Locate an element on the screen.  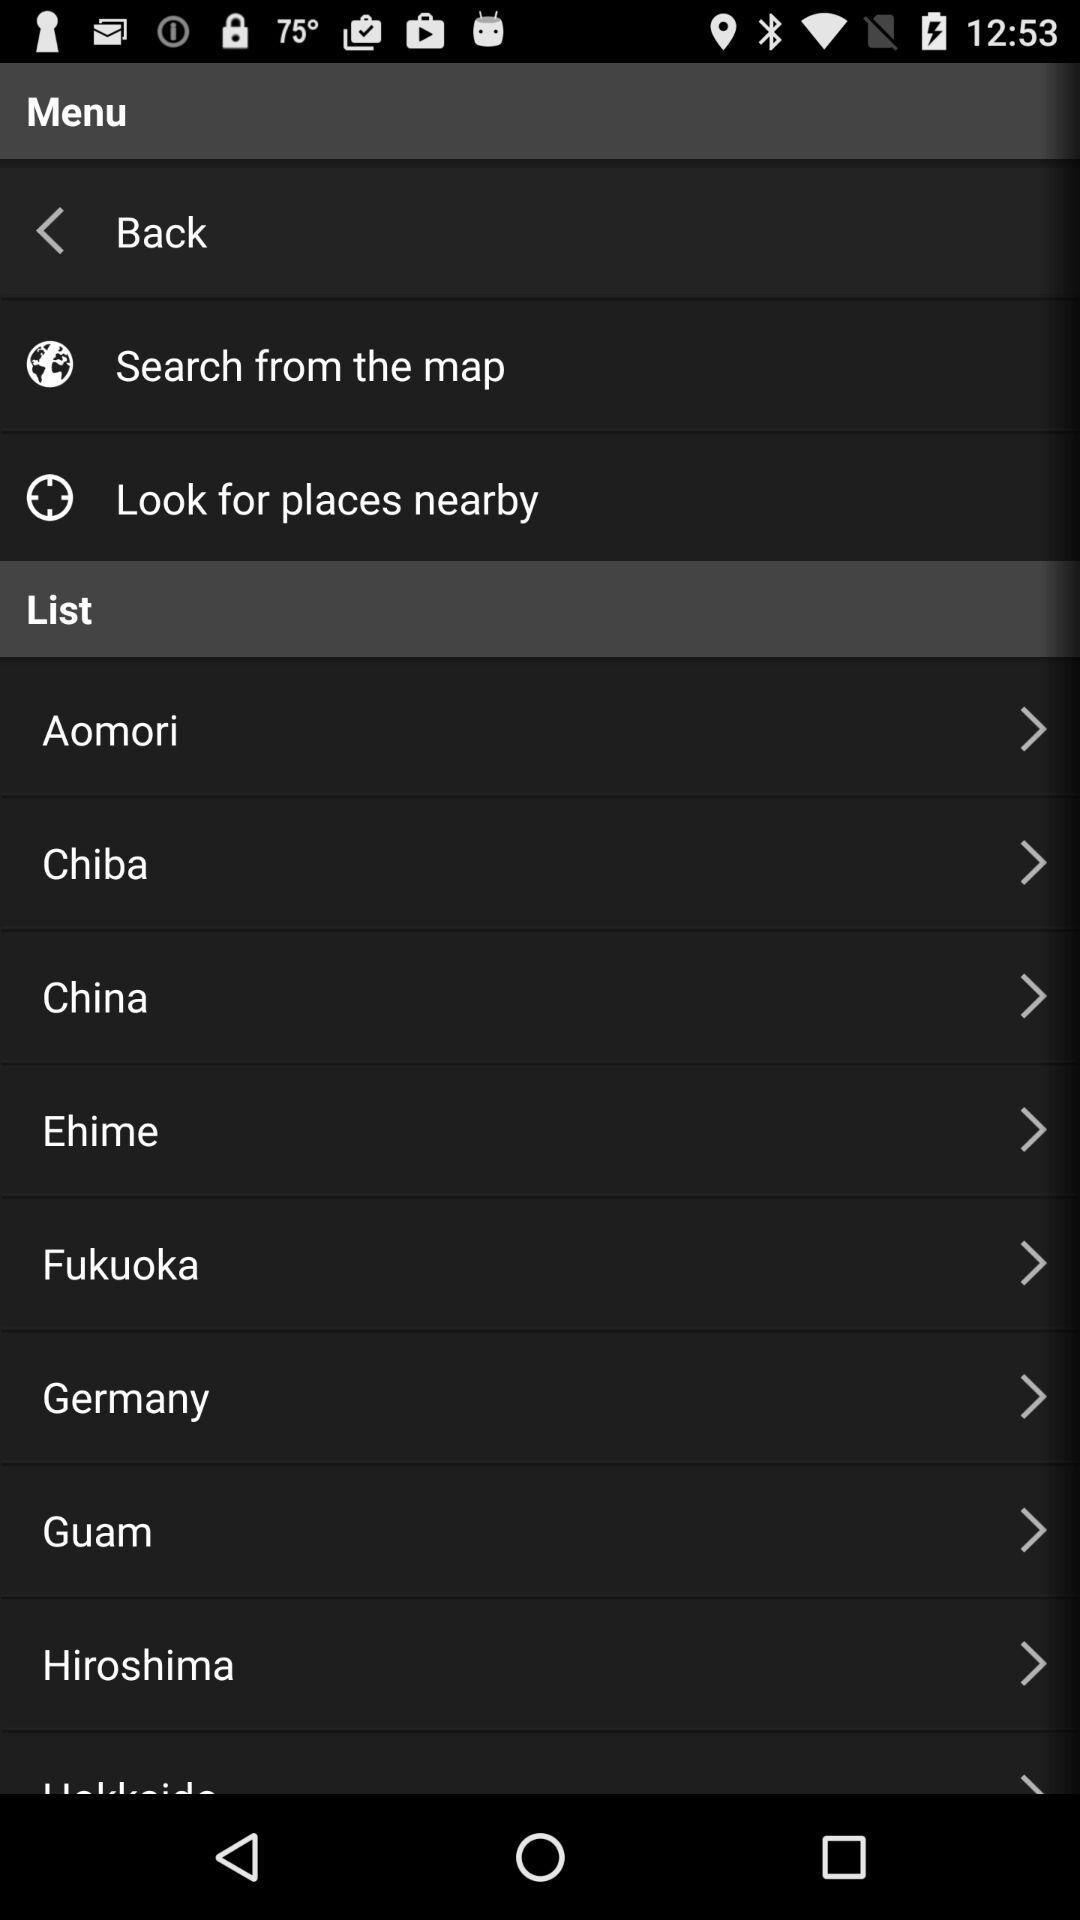
the next button beside ehime is located at coordinates (1033, 1129).